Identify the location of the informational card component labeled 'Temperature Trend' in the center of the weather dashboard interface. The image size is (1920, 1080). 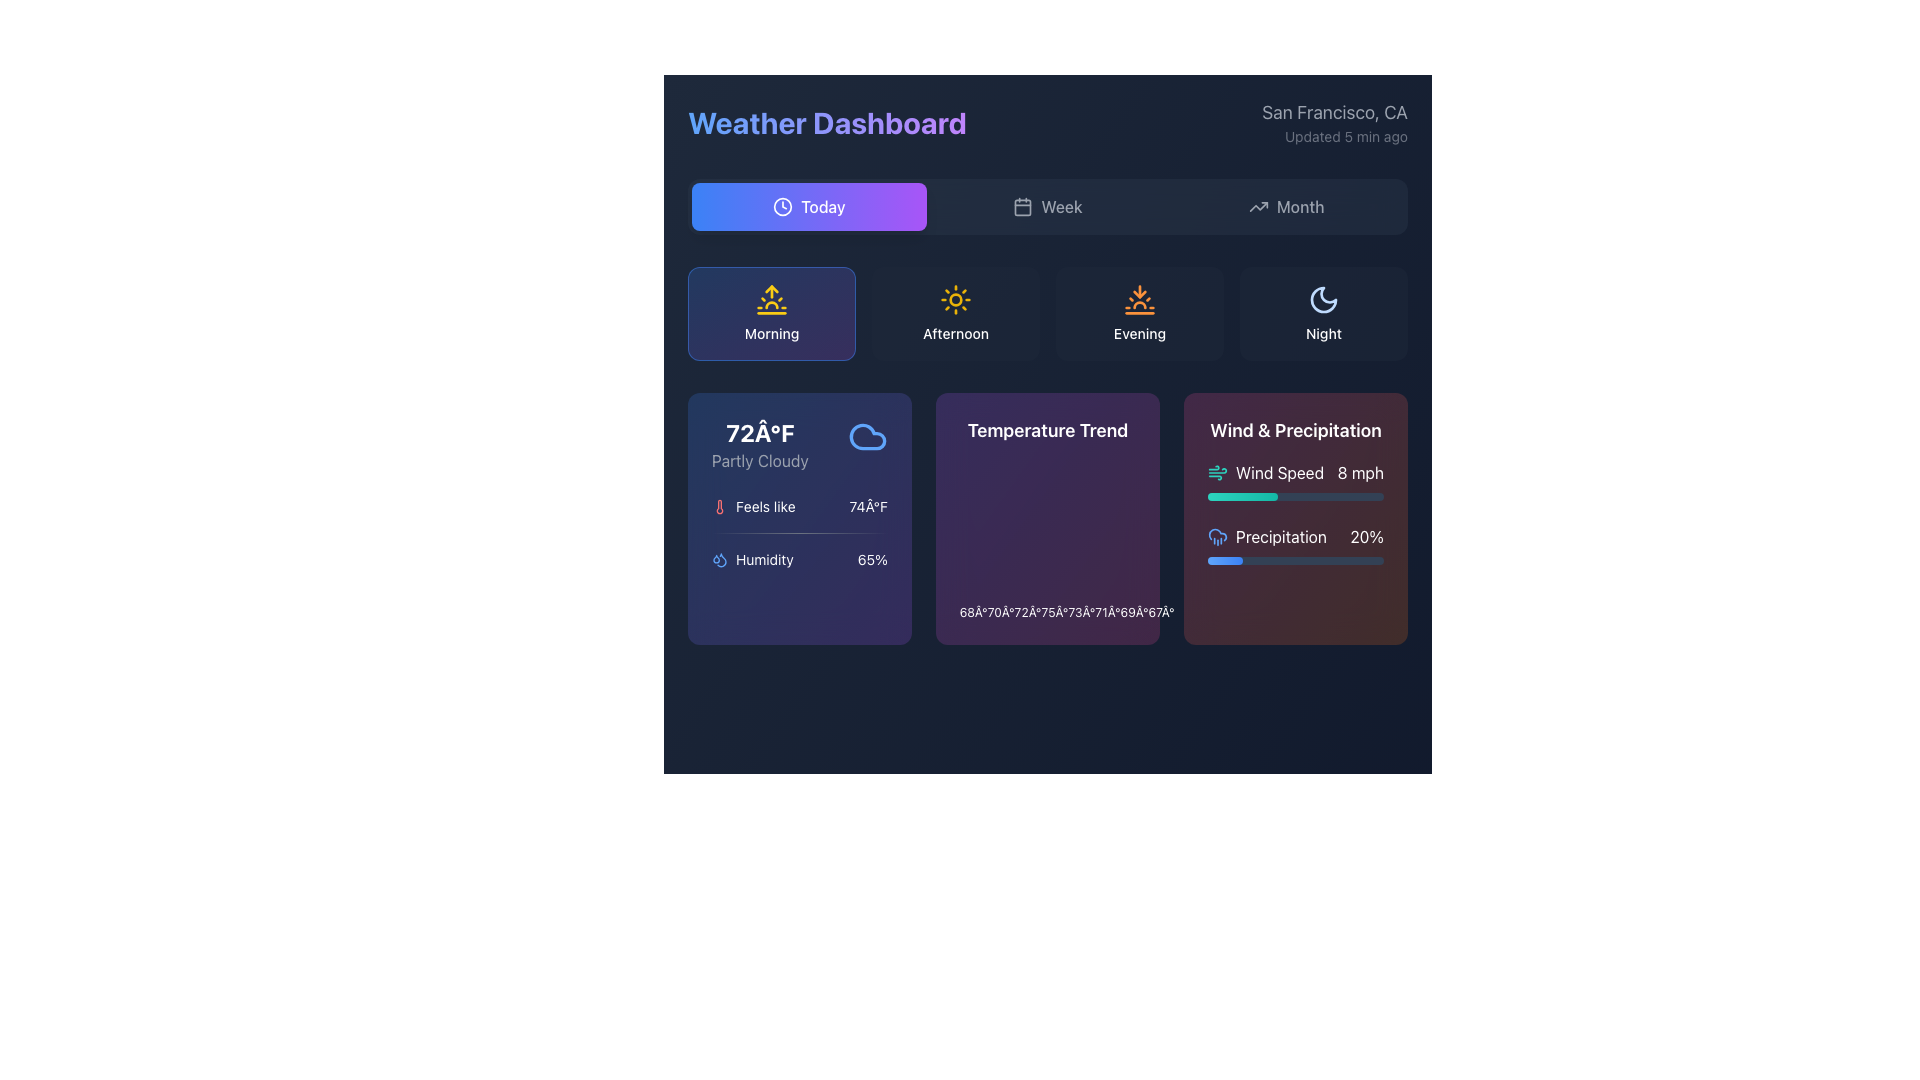
(1046, 518).